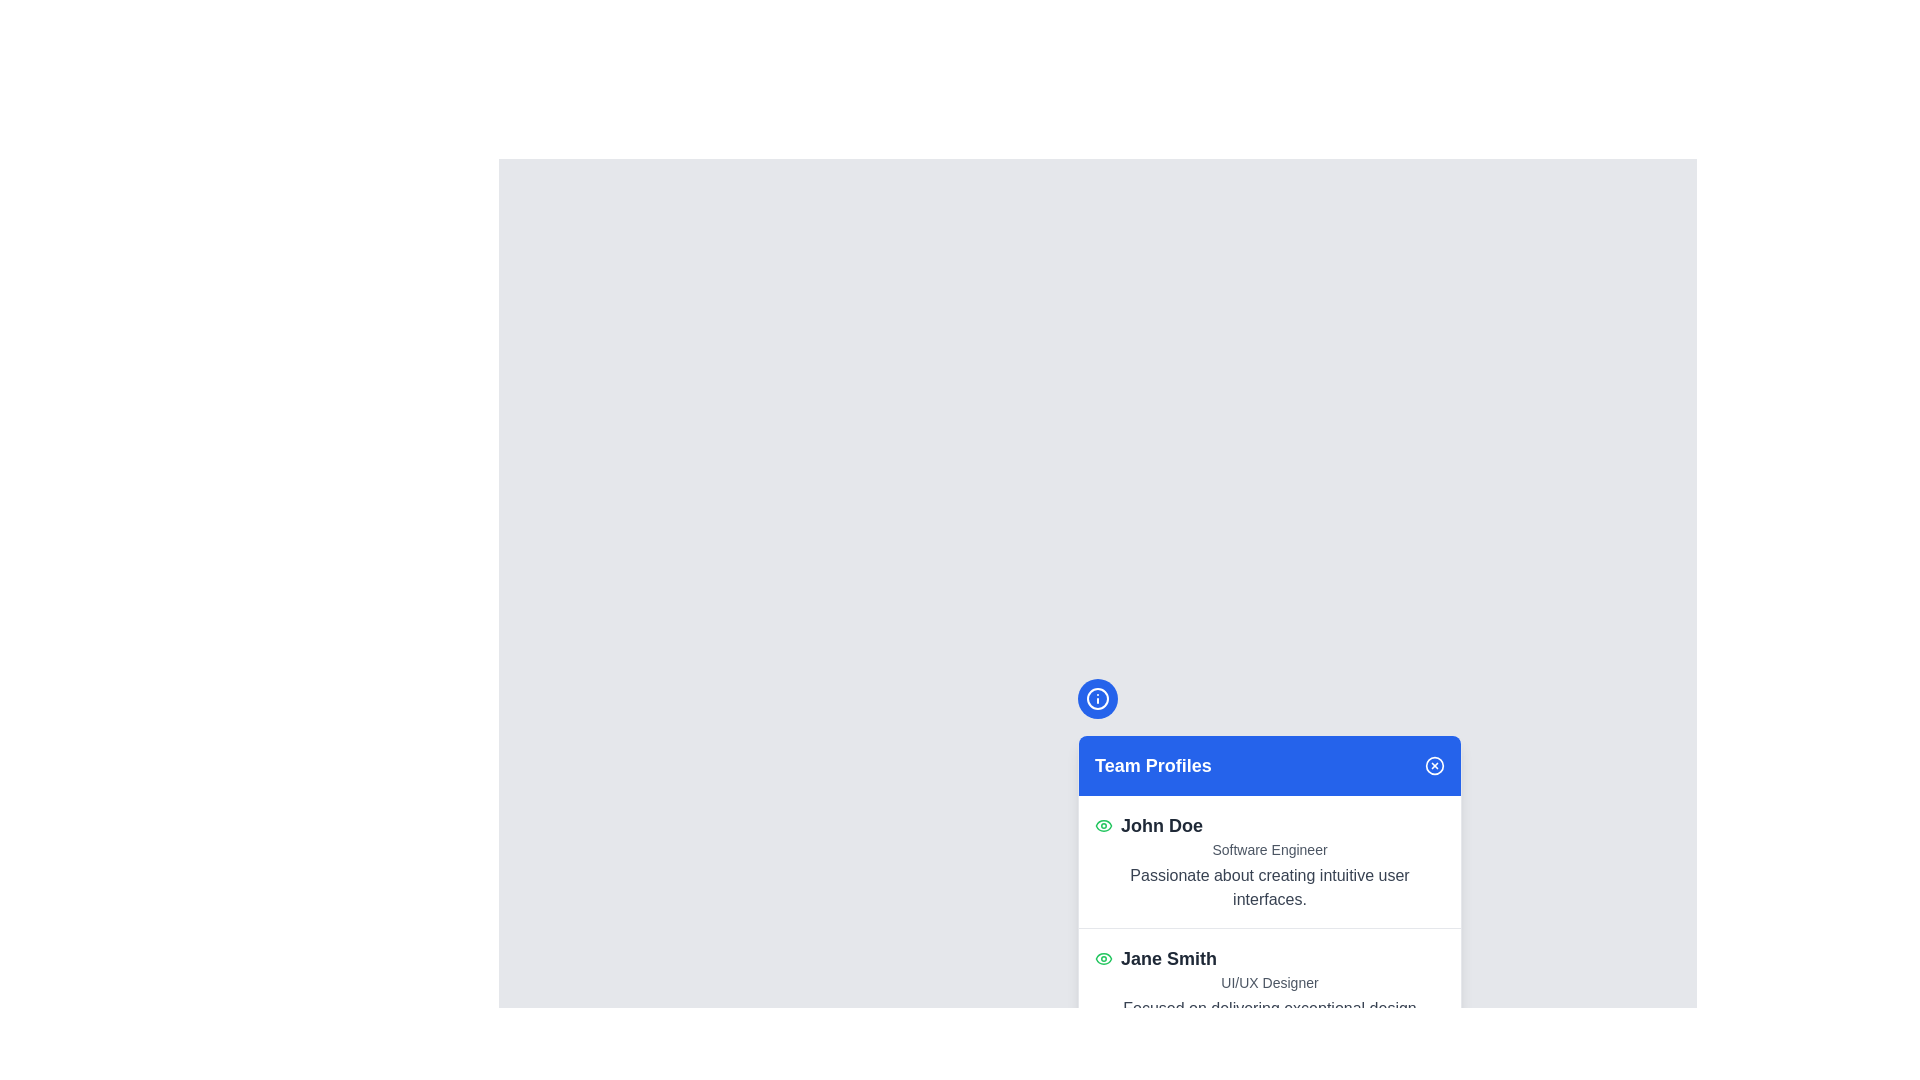  I want to click on the text label displaying the role 'UI/UX Designer' for the individual 'Jane Smith', which is located beneath their name in the 'Team Profiles' section, so click(1269, 982).